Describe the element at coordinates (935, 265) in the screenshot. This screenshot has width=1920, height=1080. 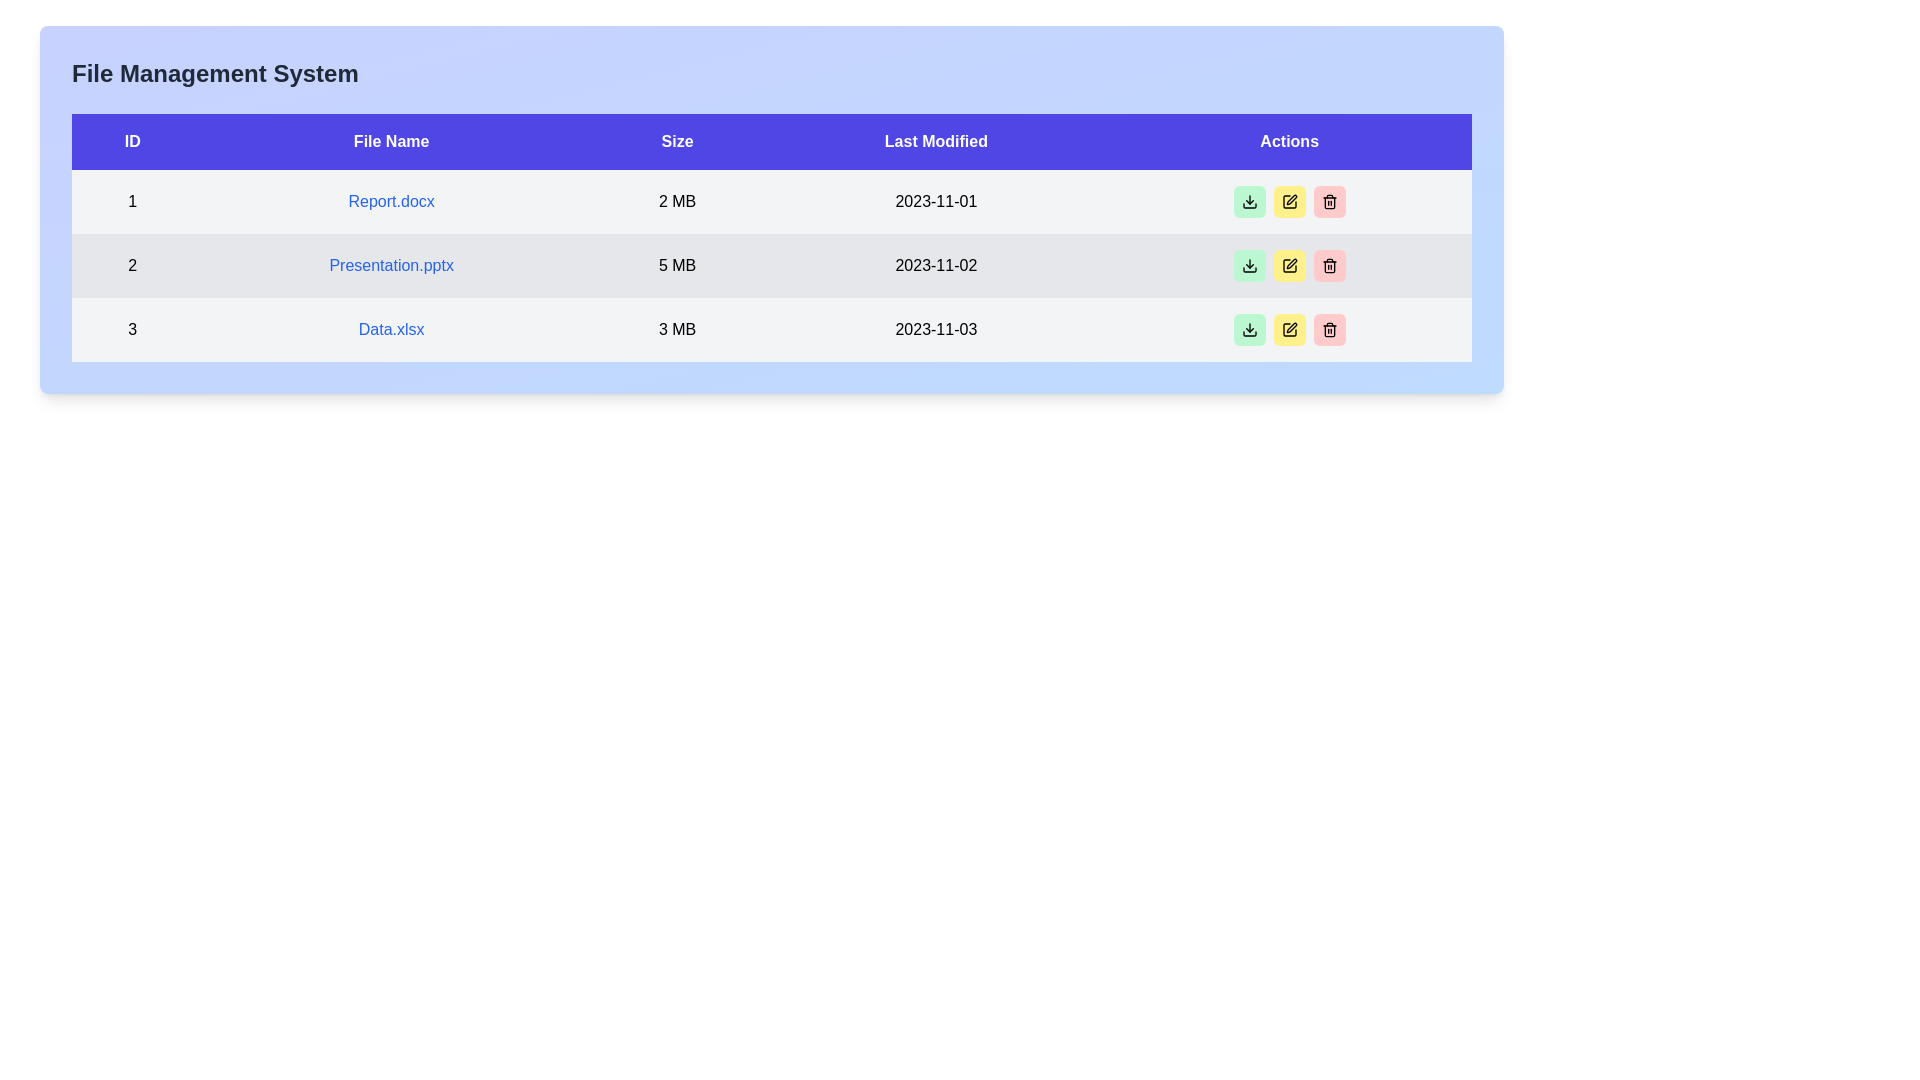
I see `the static text content displaying the last modified date for the file in the fourth cell of the second row of the table` at that location.